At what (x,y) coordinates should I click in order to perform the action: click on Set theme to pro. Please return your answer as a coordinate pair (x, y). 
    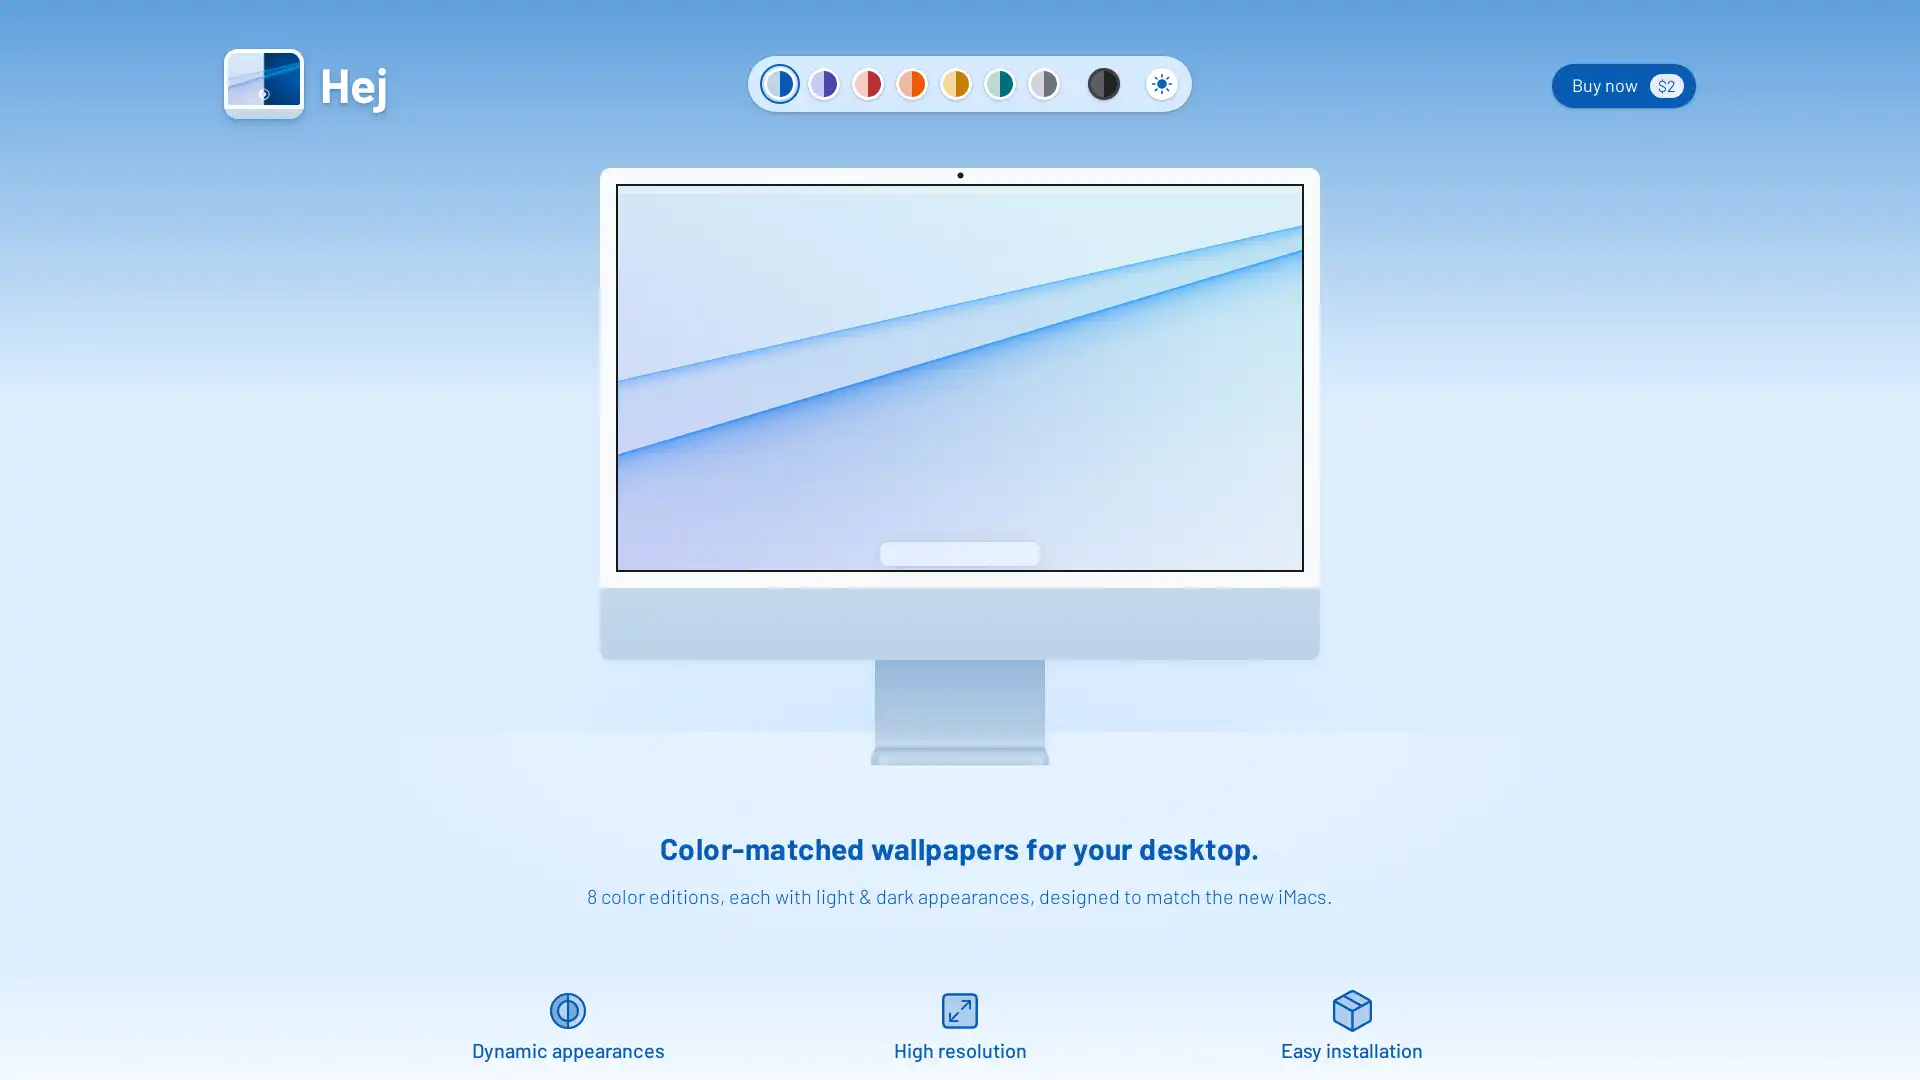
    Looking at the image, I should click on (1103, 83).